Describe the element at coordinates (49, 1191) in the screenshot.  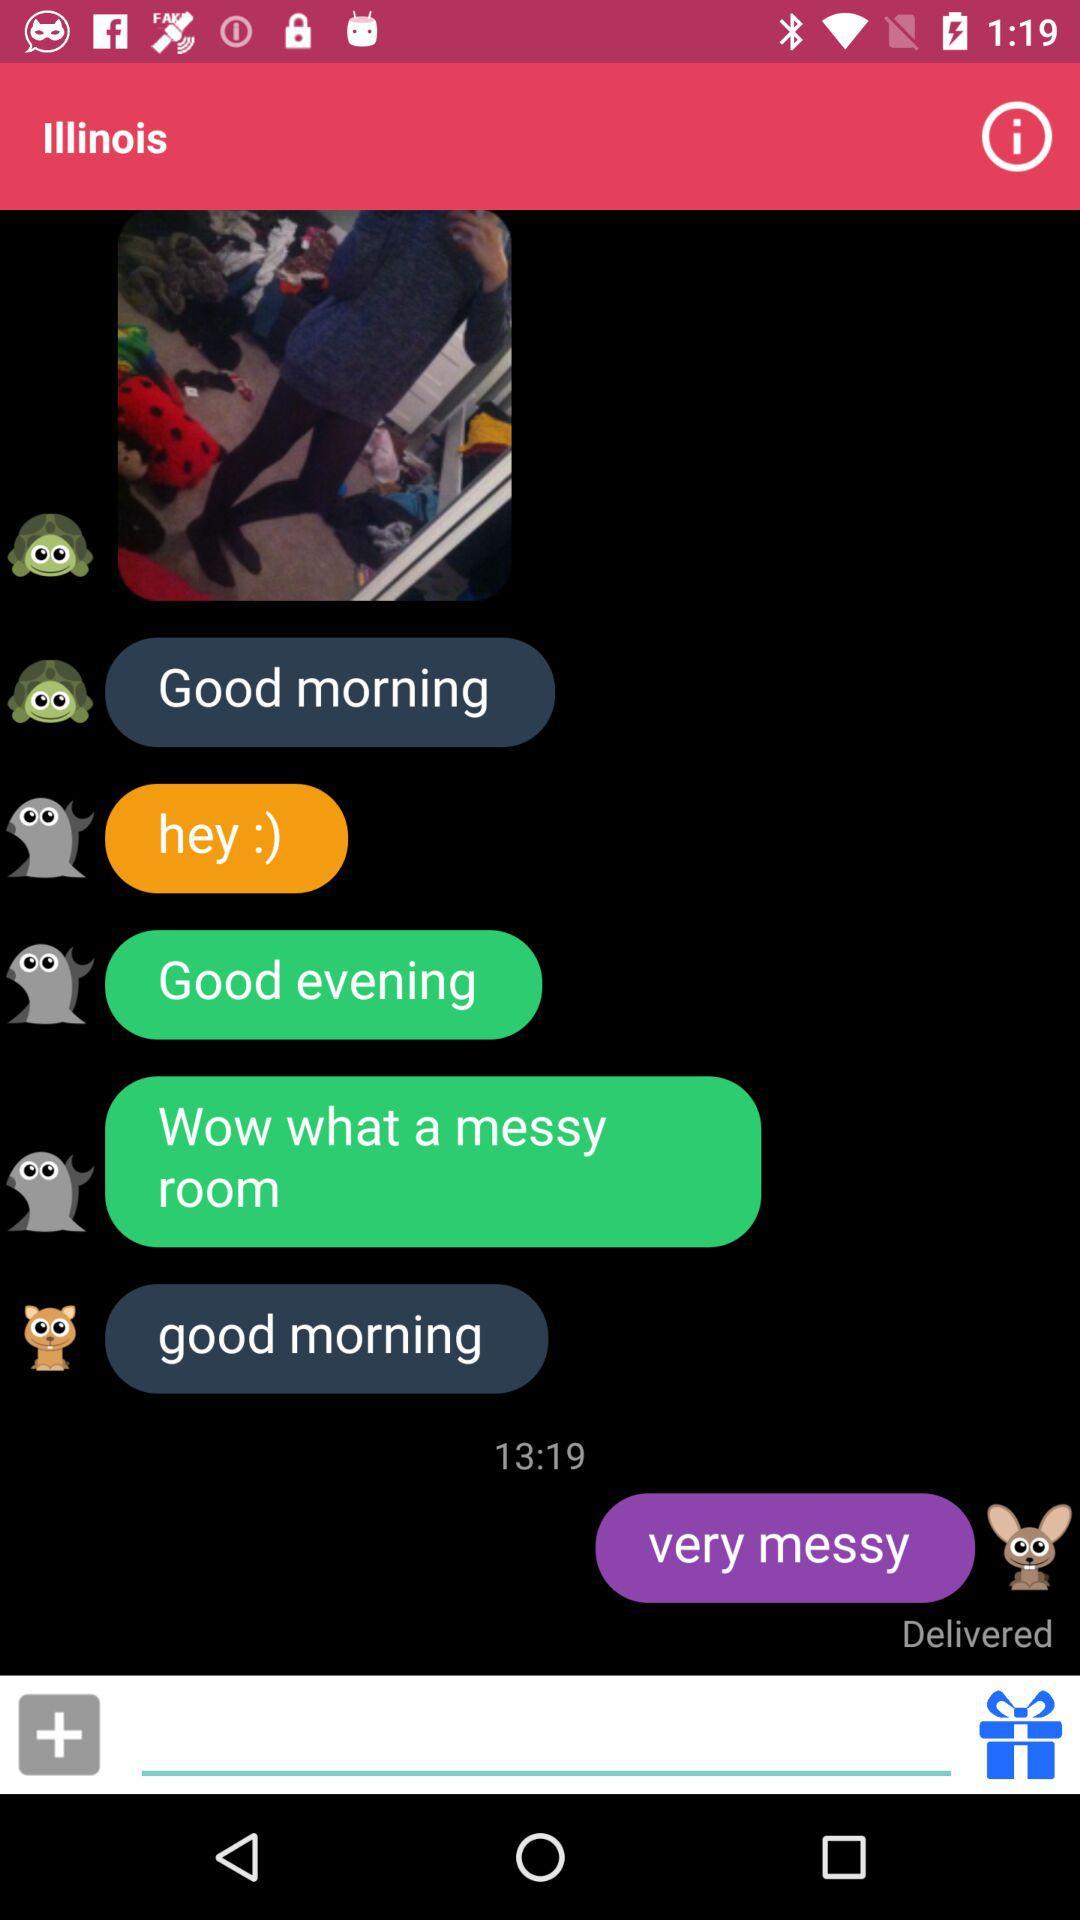
I see `chat participant avatar` at that location.